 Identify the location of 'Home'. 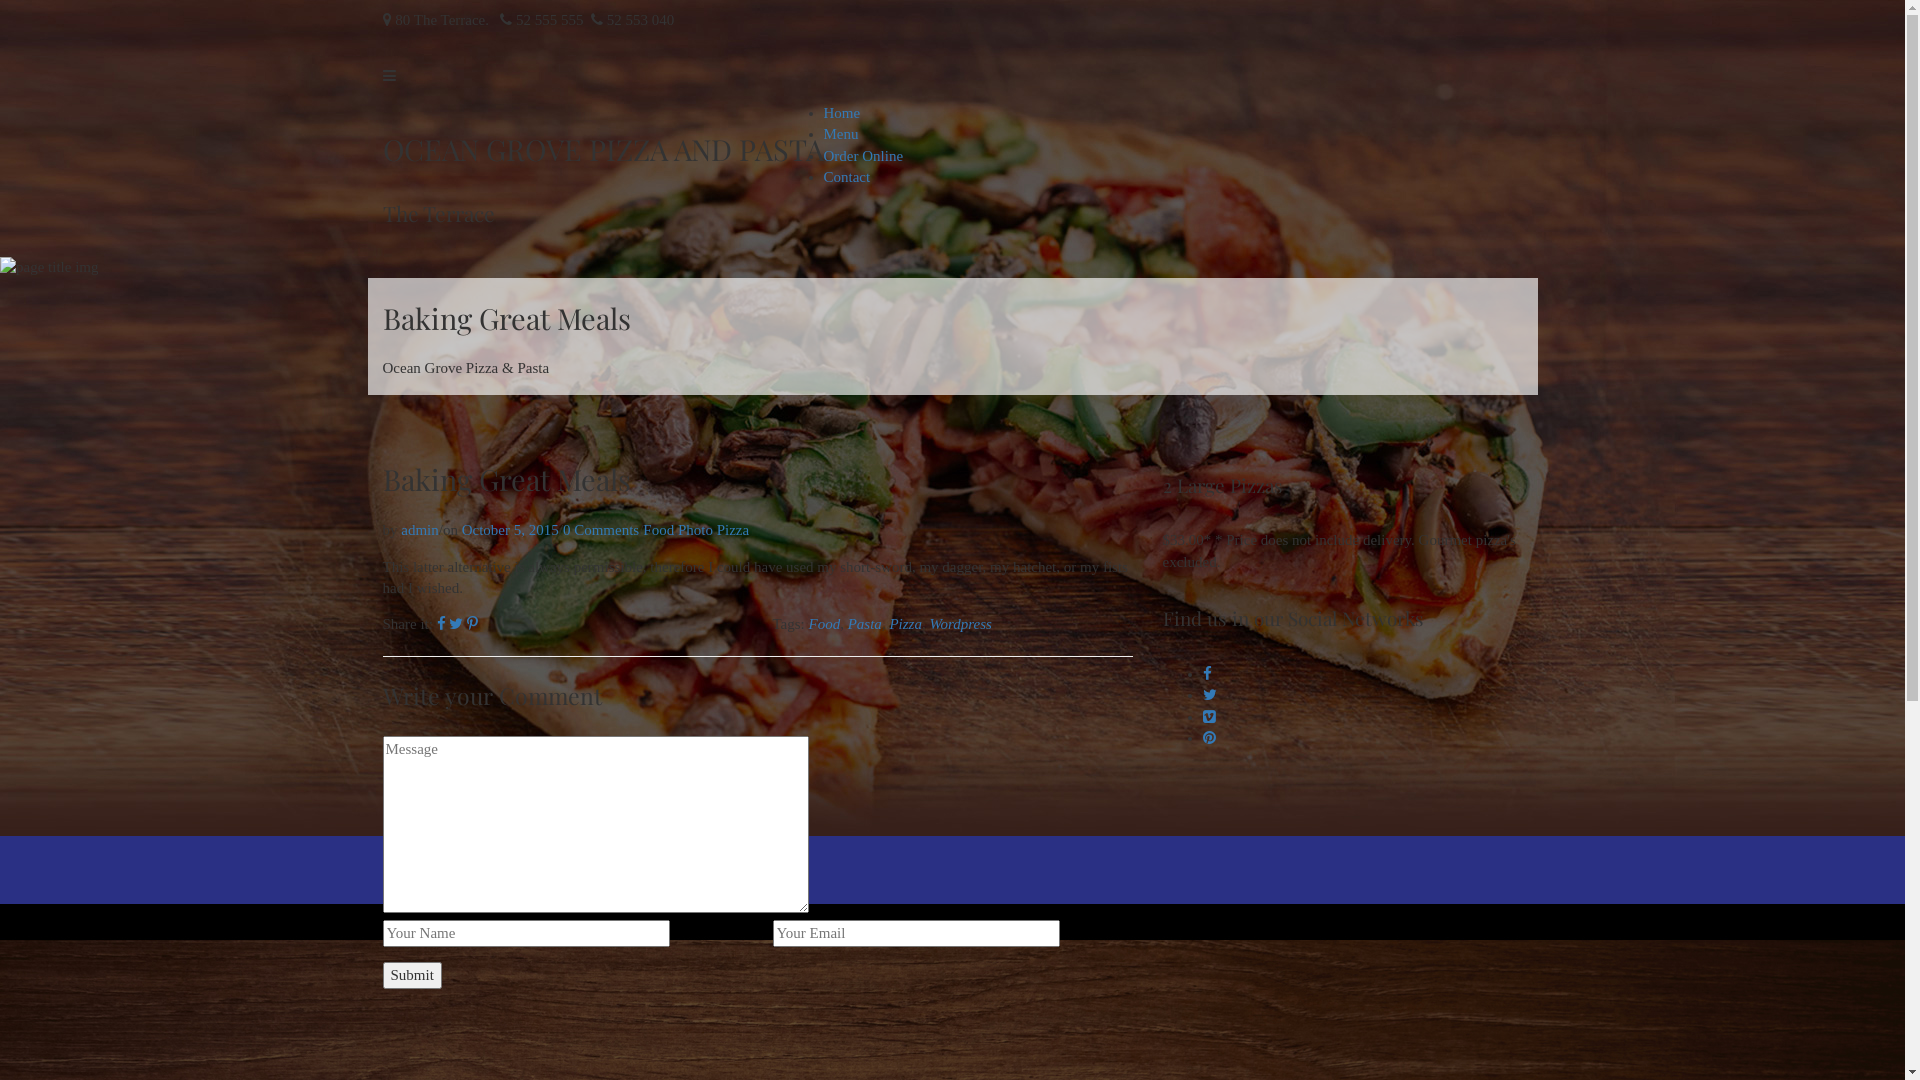
(842, 112).